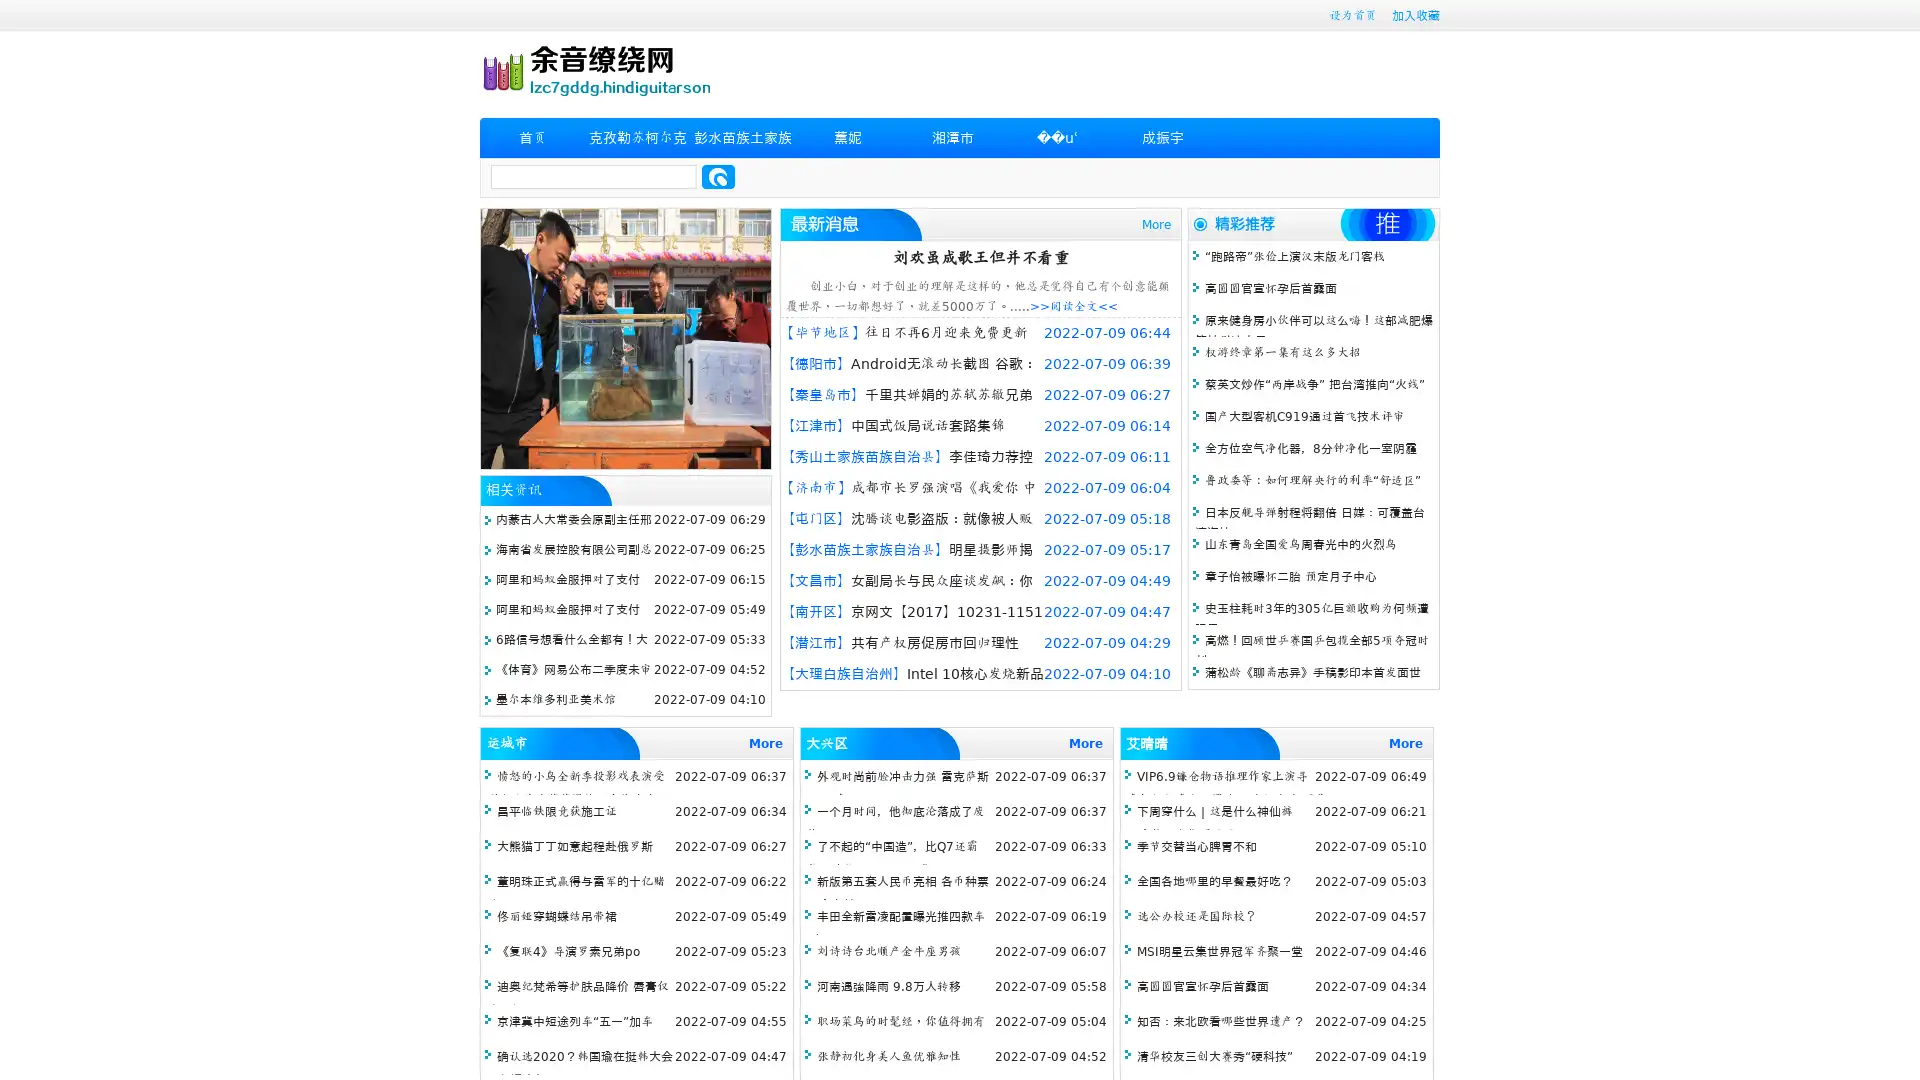 The height and width of the screenshot is (1080, 1920). What do you see at coordinates (718, 176) in the screenshot?
I see `Search` at bounding box center [718, 176].